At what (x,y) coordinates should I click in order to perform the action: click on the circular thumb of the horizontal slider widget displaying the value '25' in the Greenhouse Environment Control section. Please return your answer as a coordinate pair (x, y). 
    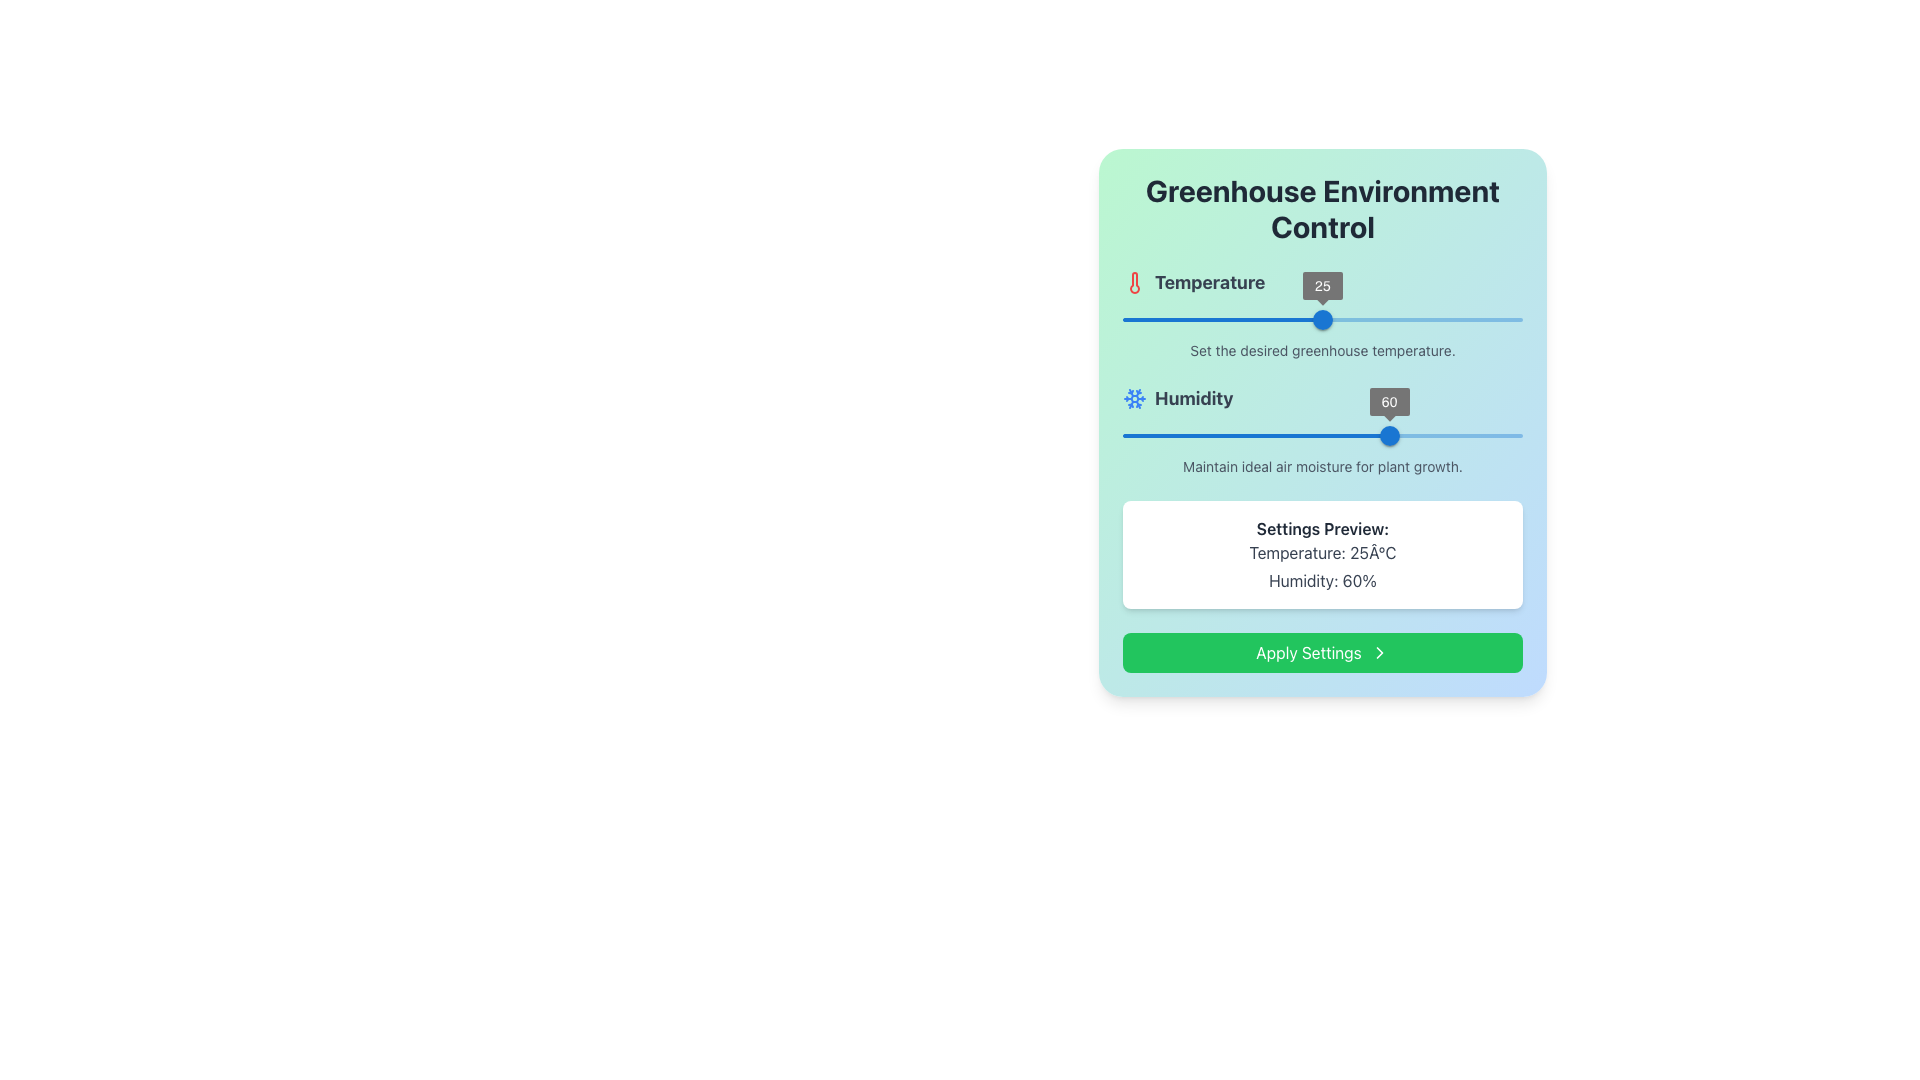
    Looking at the image, I should click on (1323, 319).